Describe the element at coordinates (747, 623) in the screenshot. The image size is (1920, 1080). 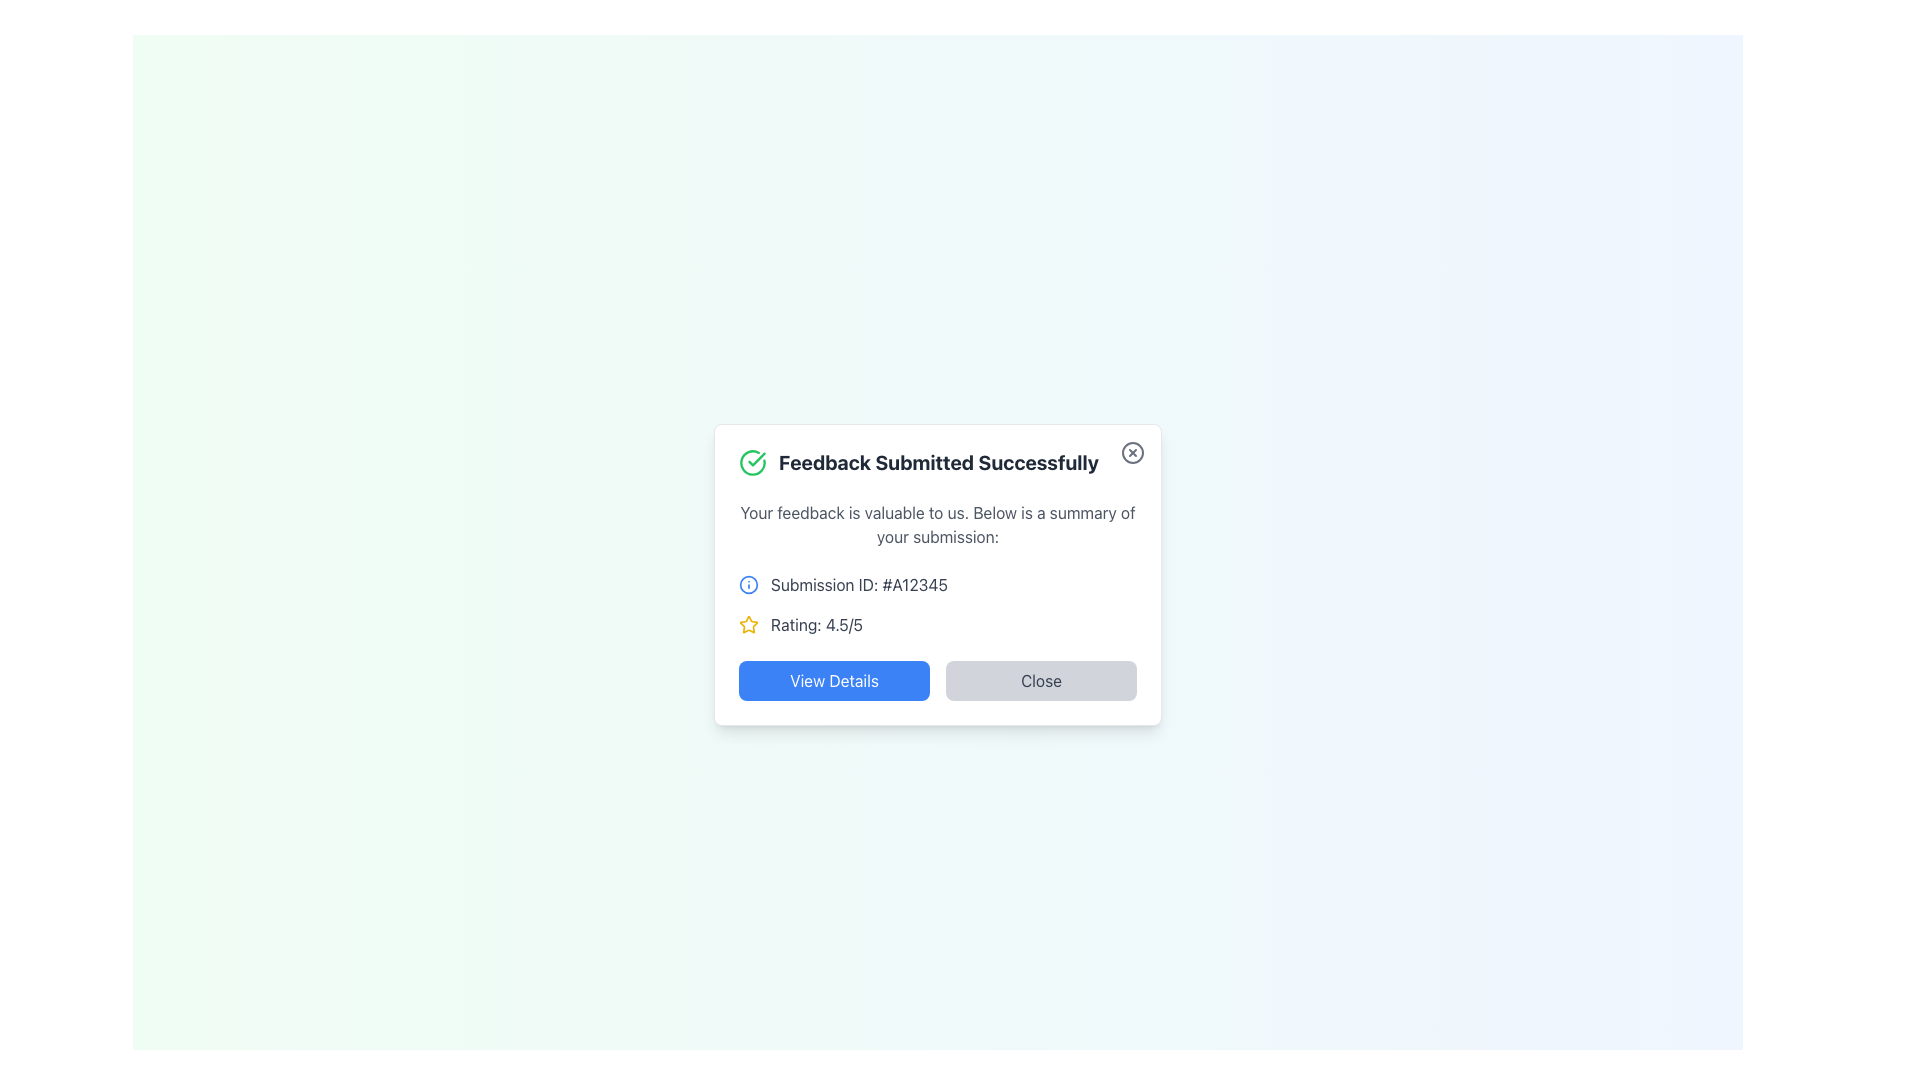
I see `yellow star shape icon that is part of the rating display in the modal dialog box next to the text 'Rating: 4.5/5'` at that location.